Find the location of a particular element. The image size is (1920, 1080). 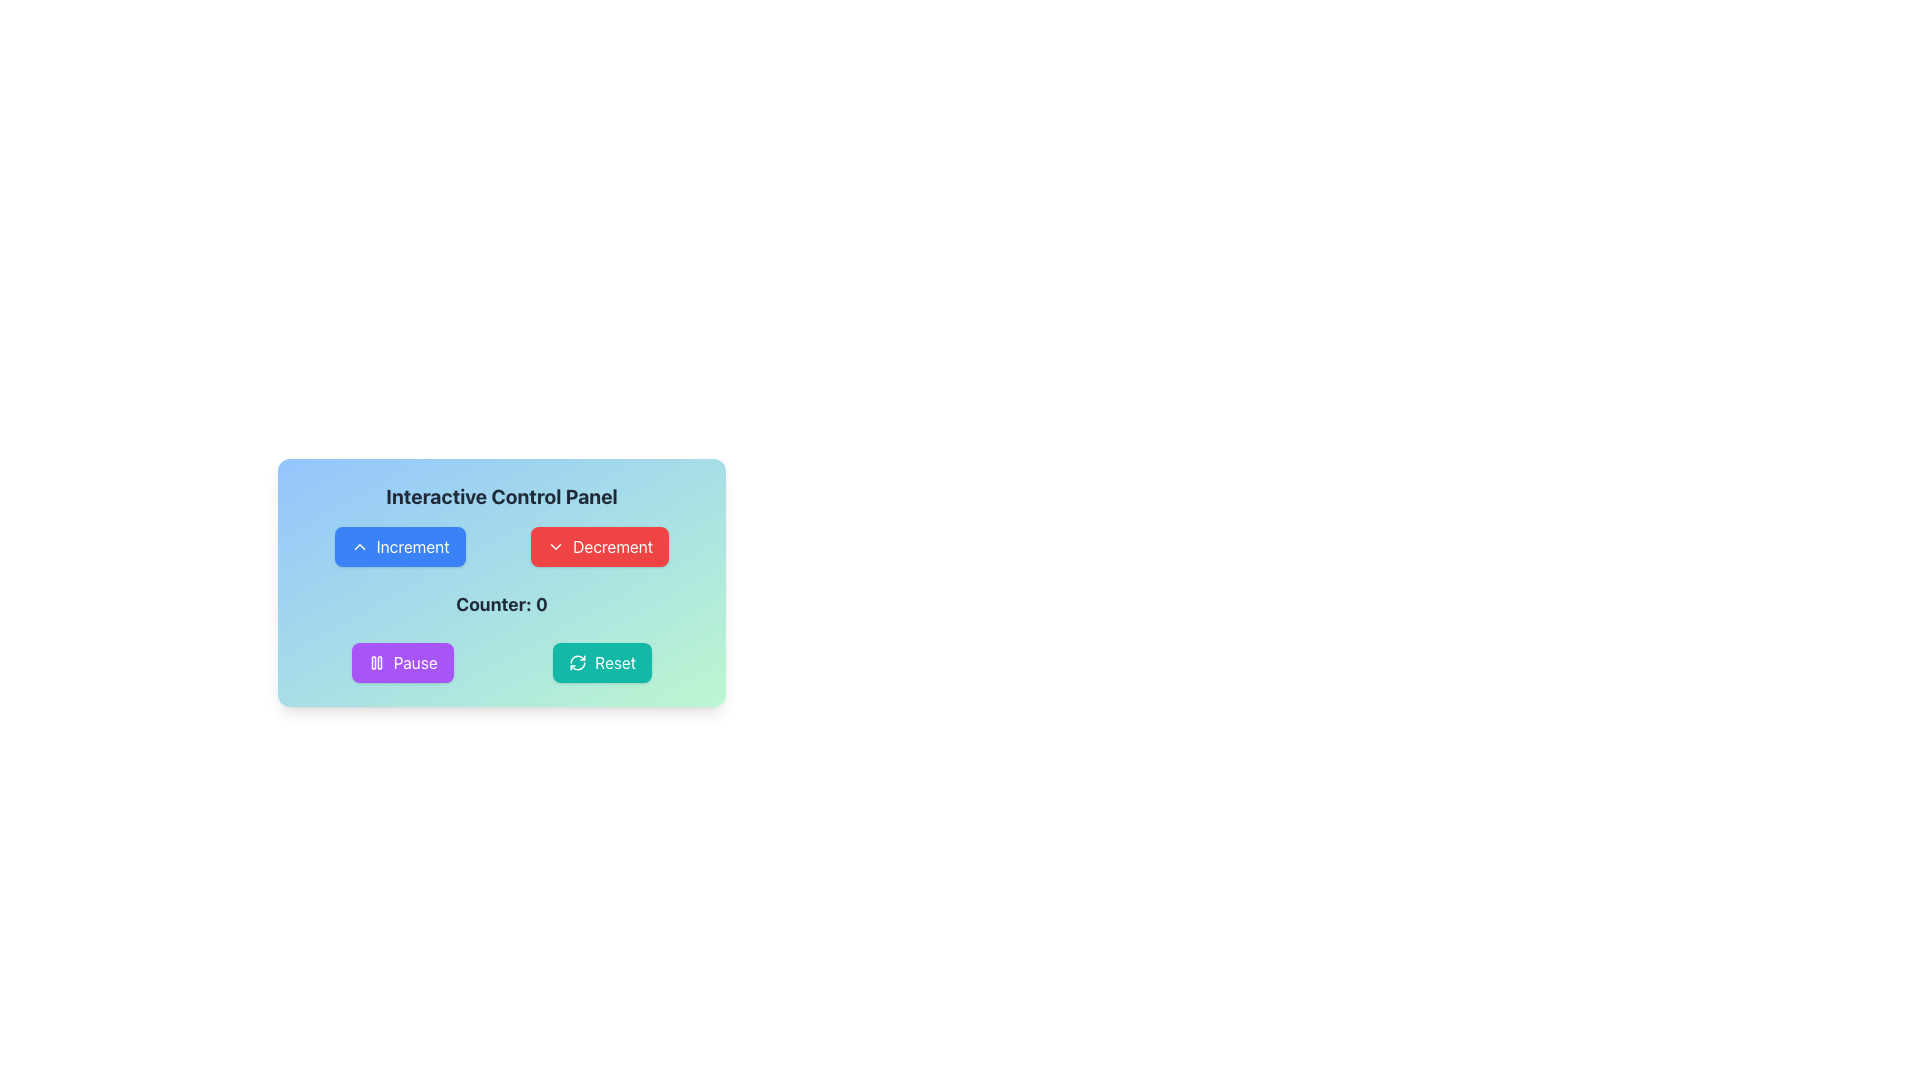

the circular icon with two curved arrows on a teal background, which is located at the center of the 'Reset' button in the bottom-right corner of the interface is located at coordinates (577, 663).